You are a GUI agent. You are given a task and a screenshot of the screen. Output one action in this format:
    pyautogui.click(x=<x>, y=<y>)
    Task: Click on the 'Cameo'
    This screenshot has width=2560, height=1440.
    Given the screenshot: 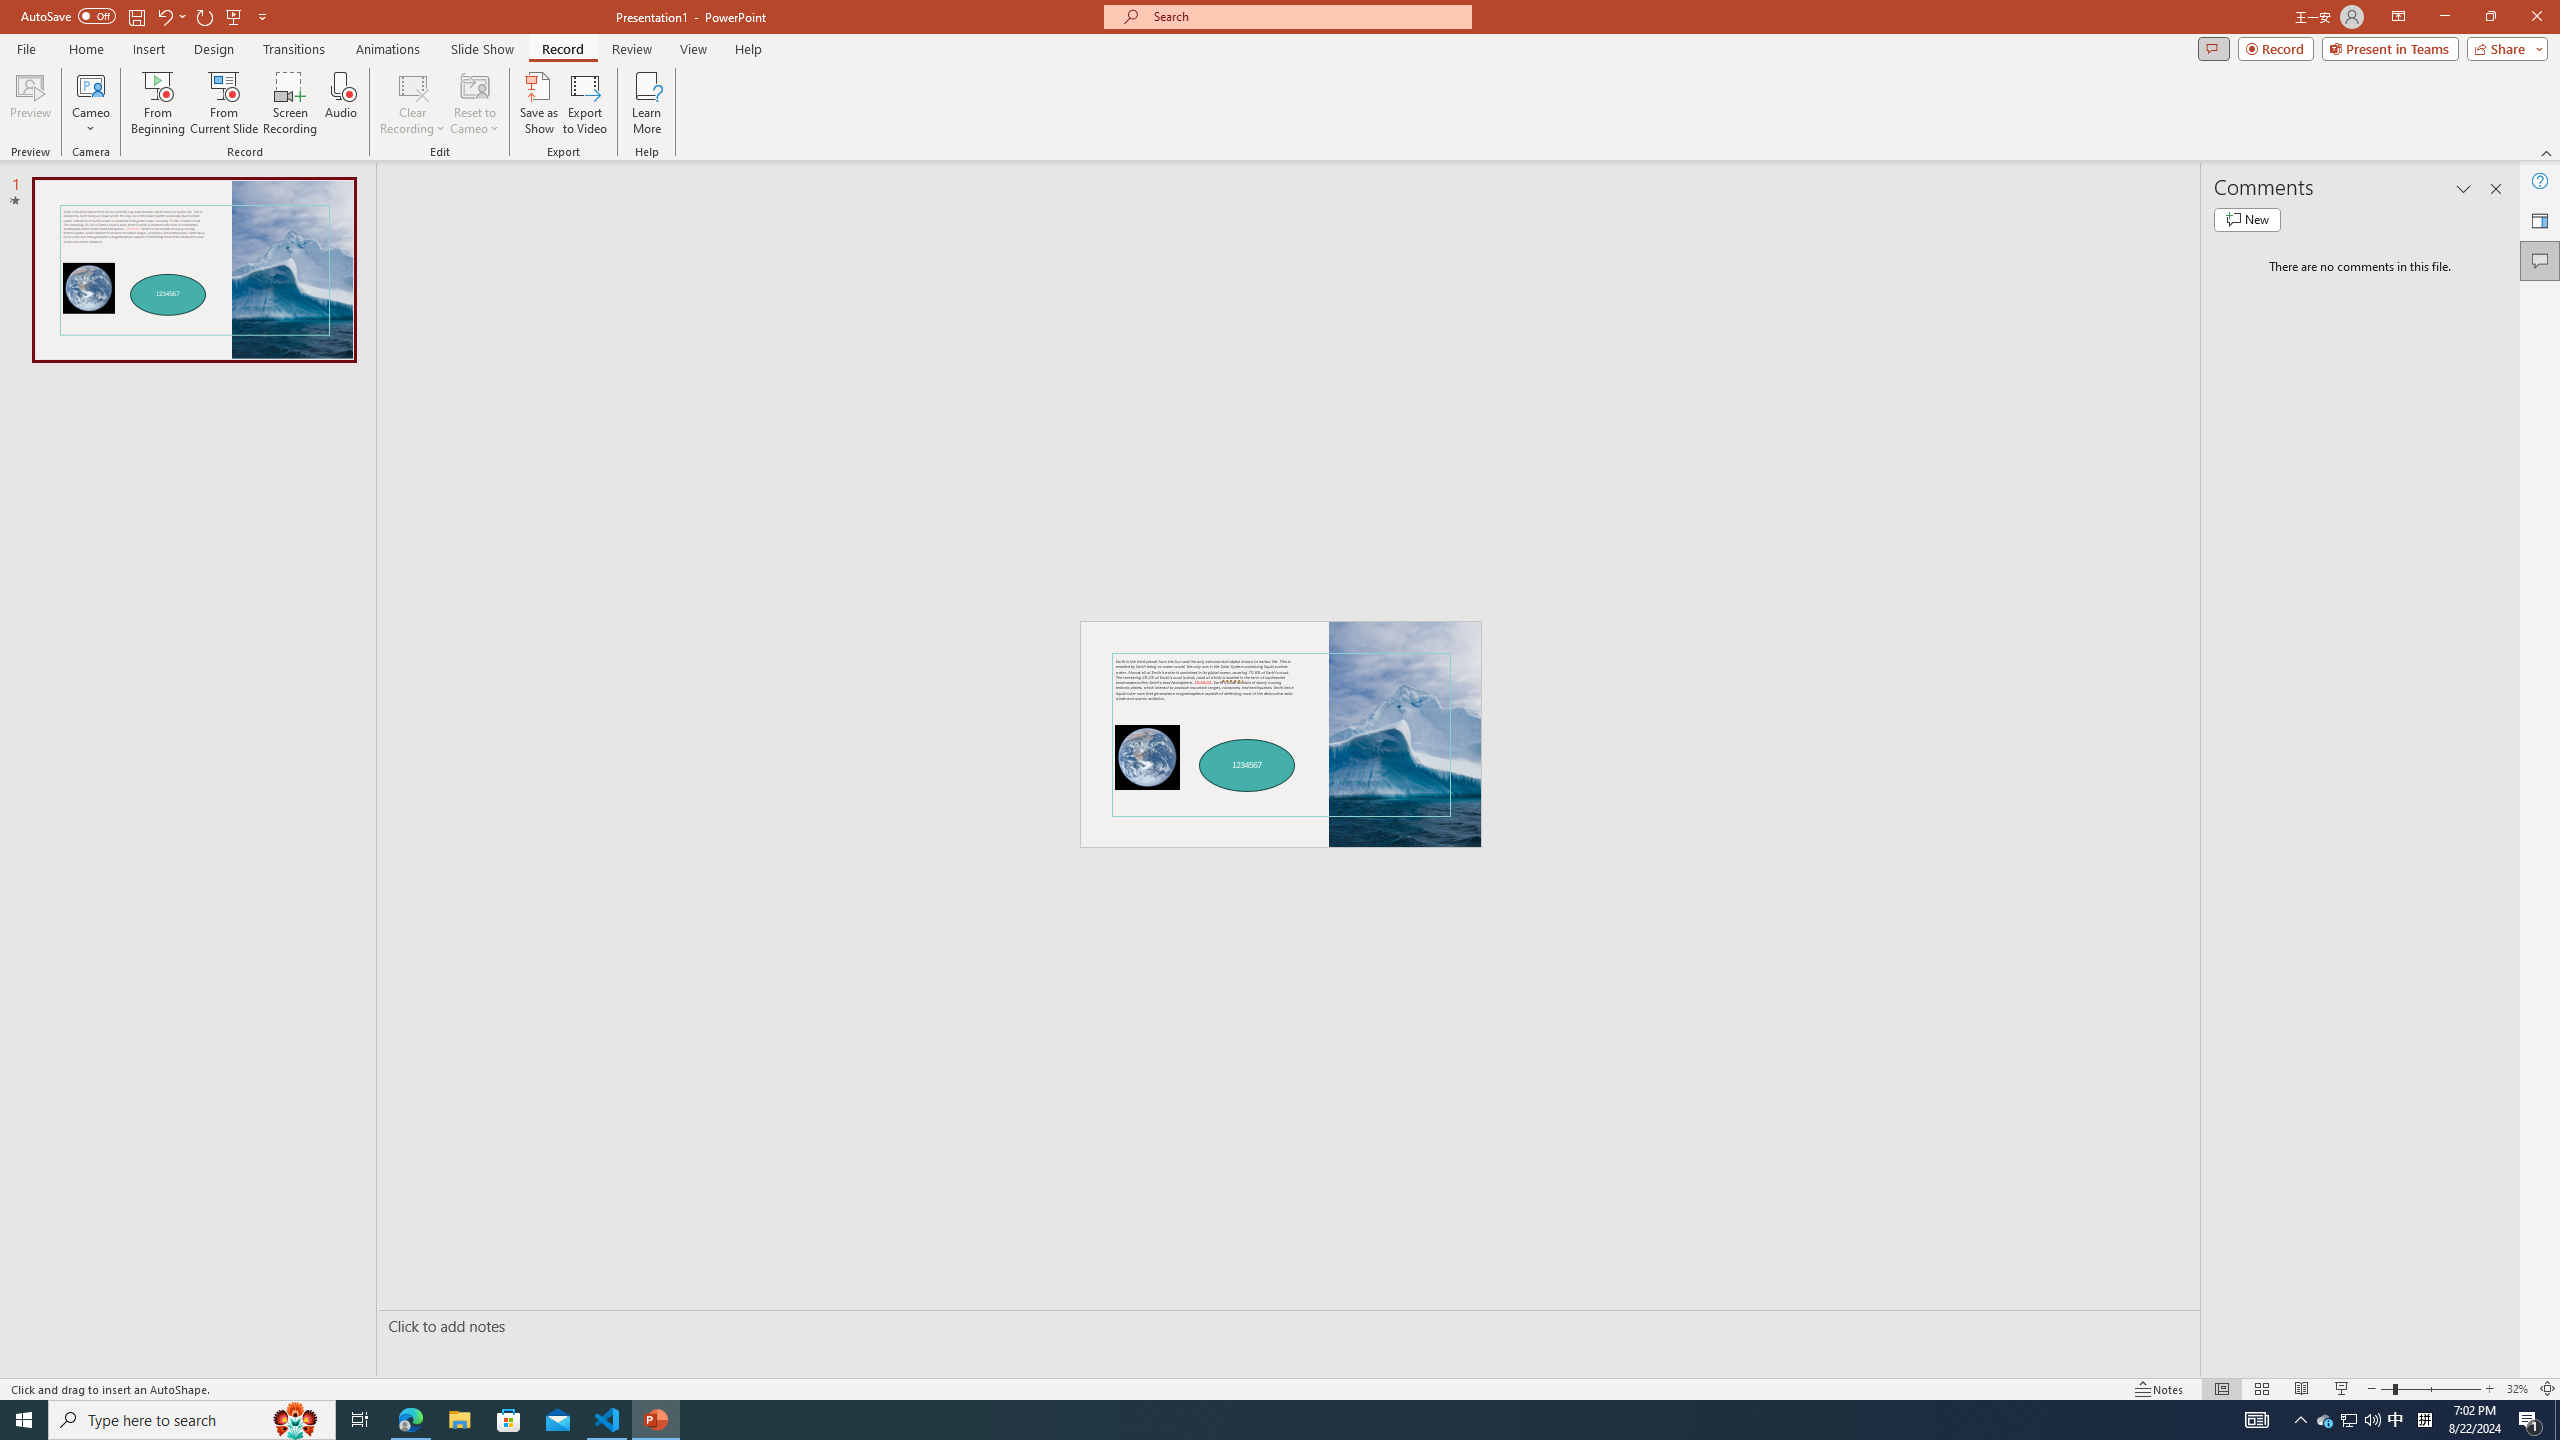 What is the action you would take?
    pyautogui.click(x=89, y=103)
    